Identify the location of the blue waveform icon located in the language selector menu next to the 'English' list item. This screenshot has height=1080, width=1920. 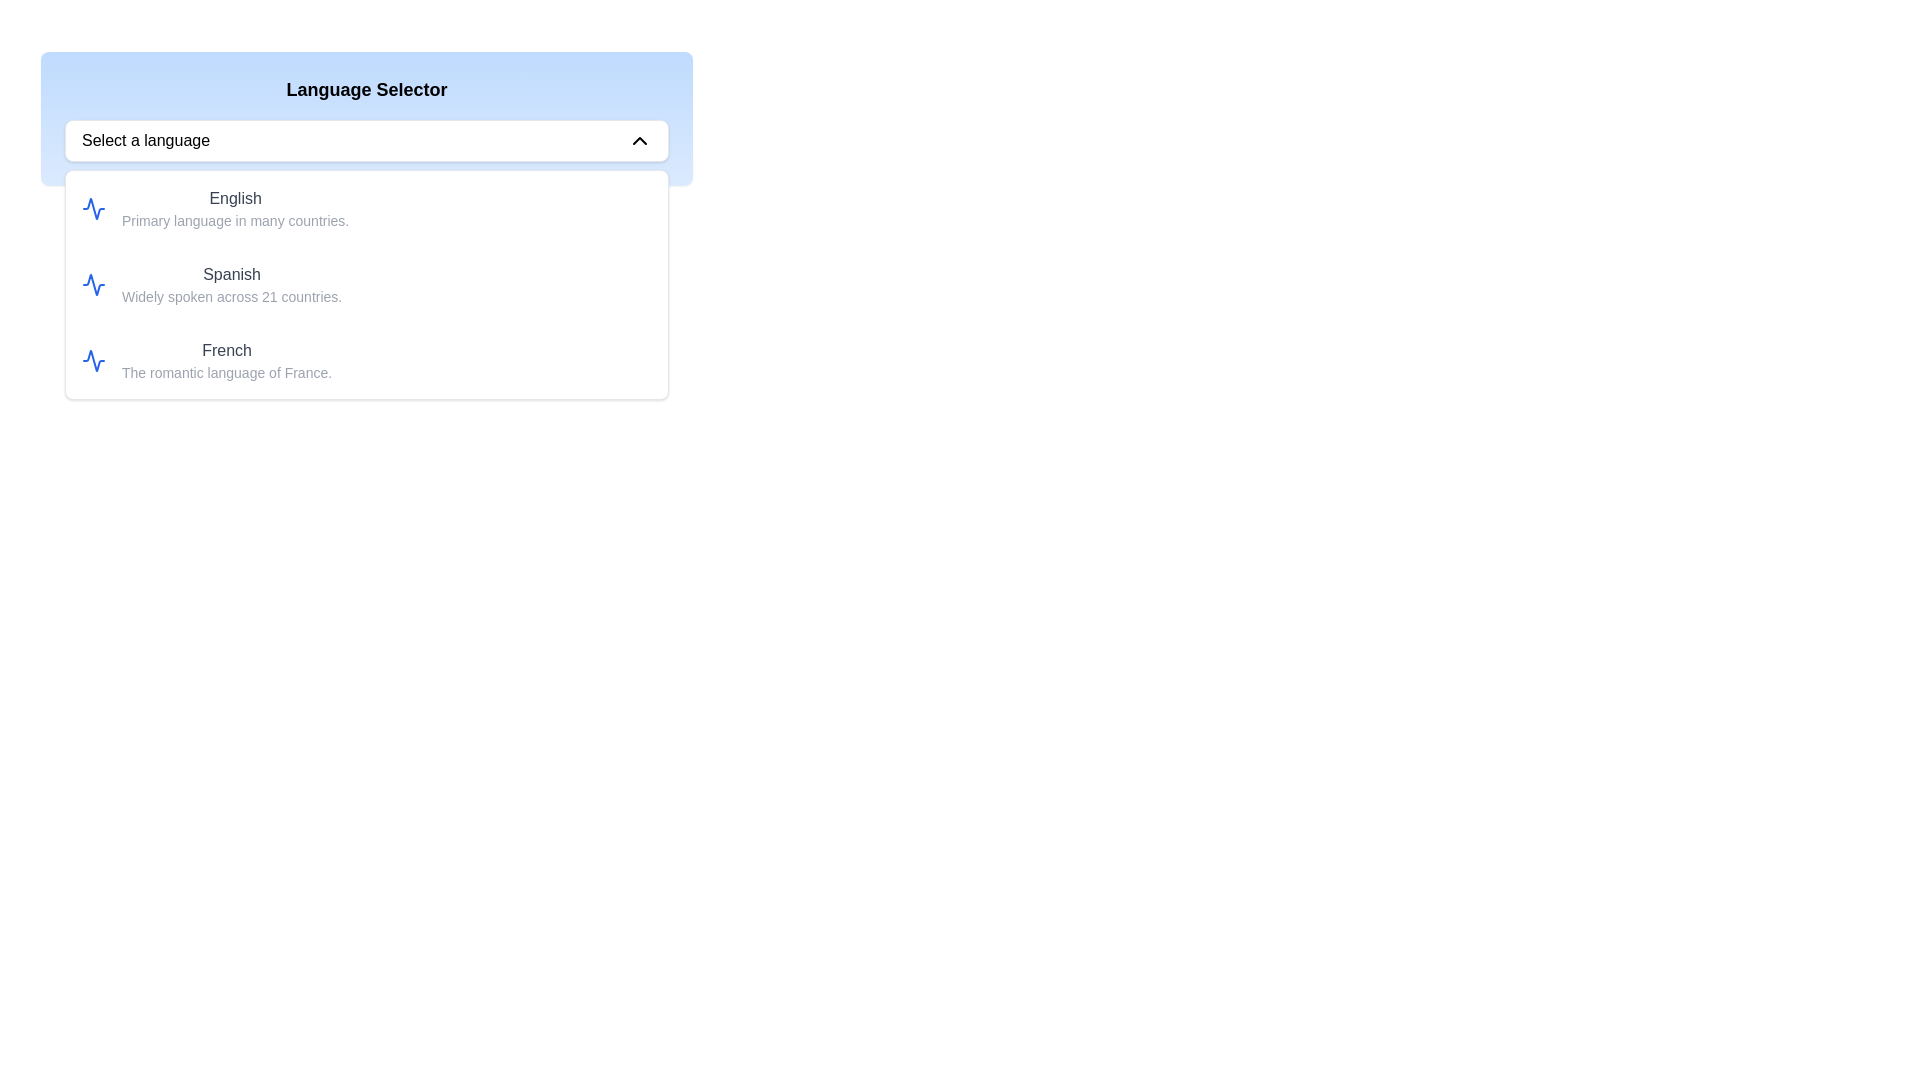
(93, 208).